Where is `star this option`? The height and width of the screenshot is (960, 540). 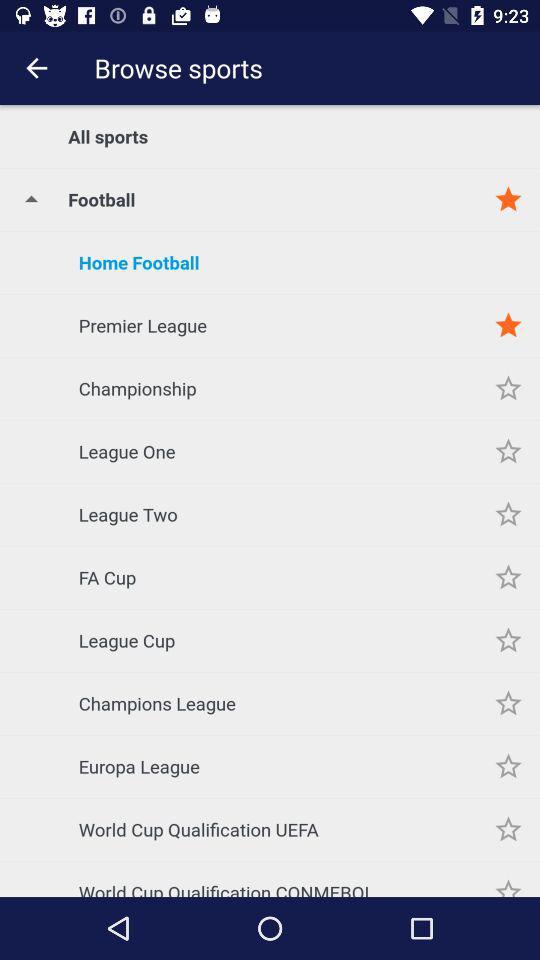 star this option is located at coordinates (508, 877).